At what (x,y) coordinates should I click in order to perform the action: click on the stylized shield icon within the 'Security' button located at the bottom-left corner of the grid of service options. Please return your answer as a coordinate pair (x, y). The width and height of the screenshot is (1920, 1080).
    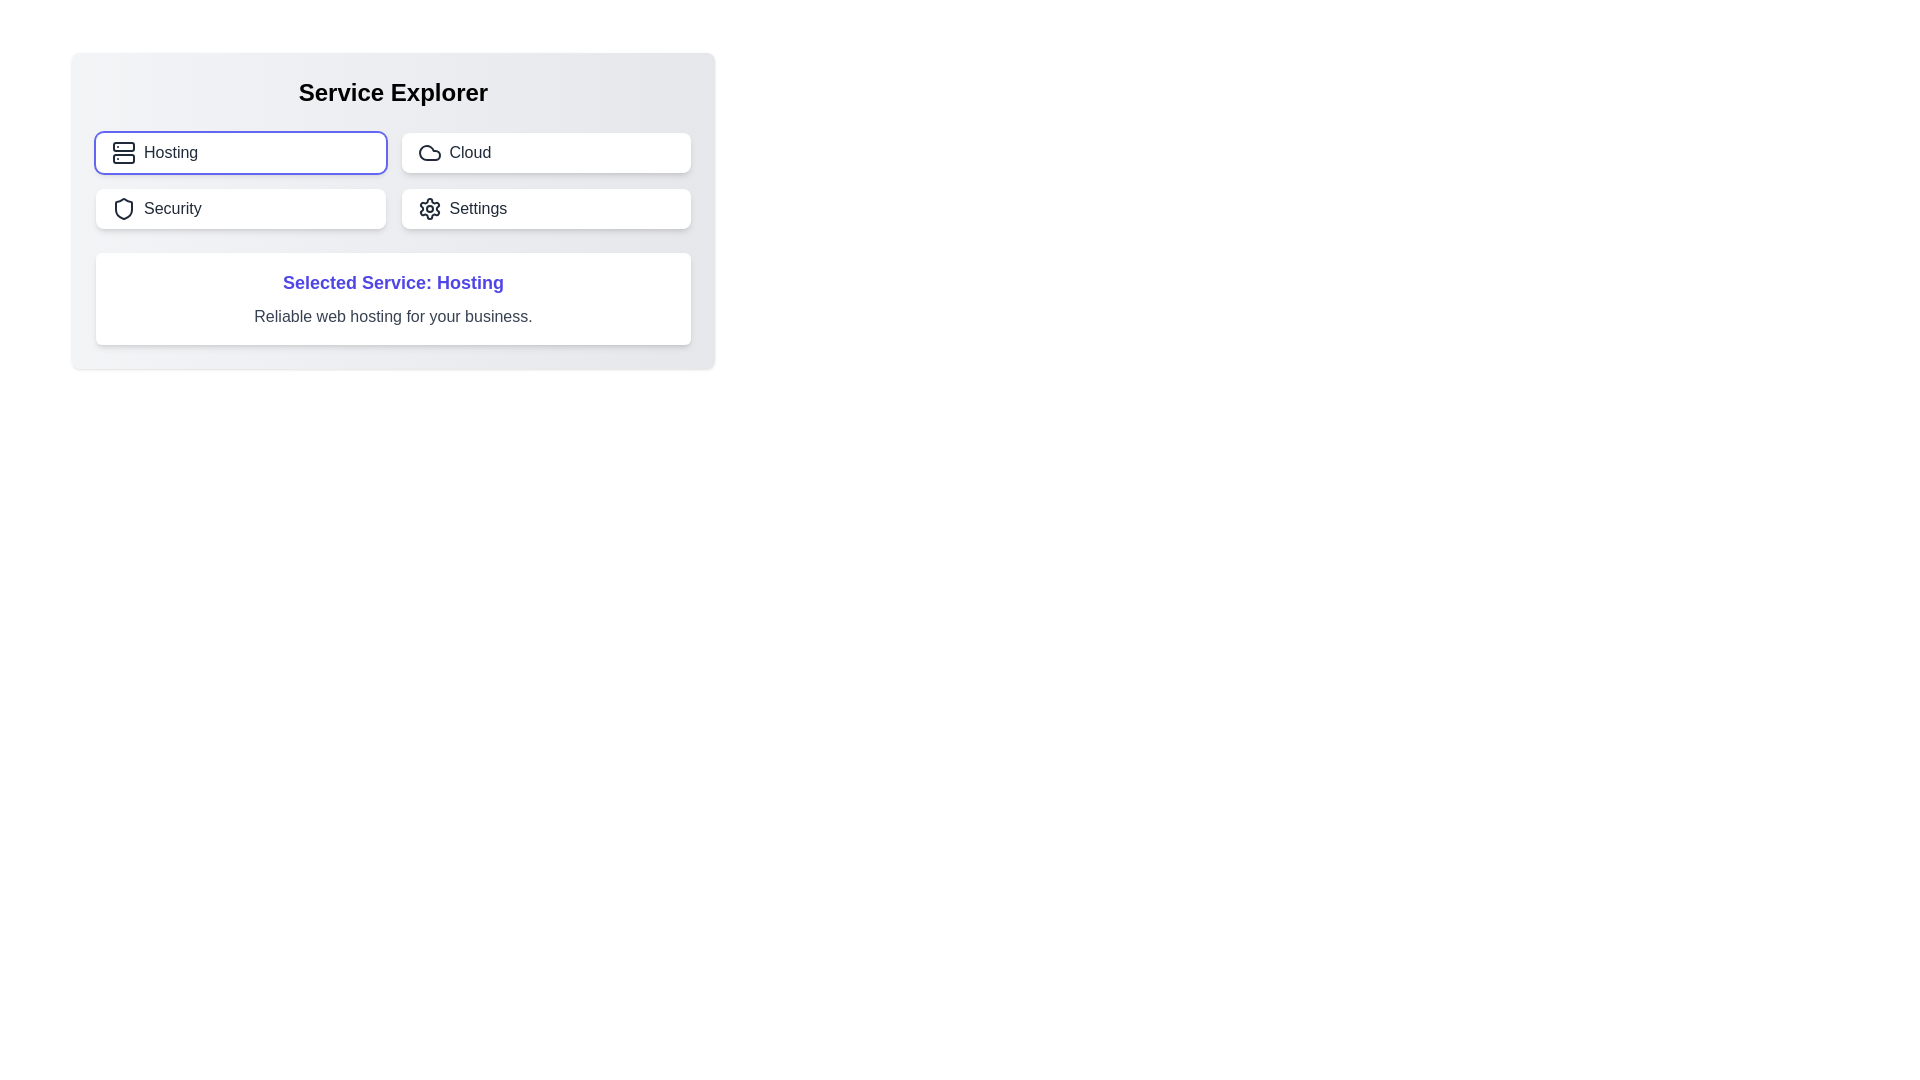
    Looking at the image, I should click on (123, 208).